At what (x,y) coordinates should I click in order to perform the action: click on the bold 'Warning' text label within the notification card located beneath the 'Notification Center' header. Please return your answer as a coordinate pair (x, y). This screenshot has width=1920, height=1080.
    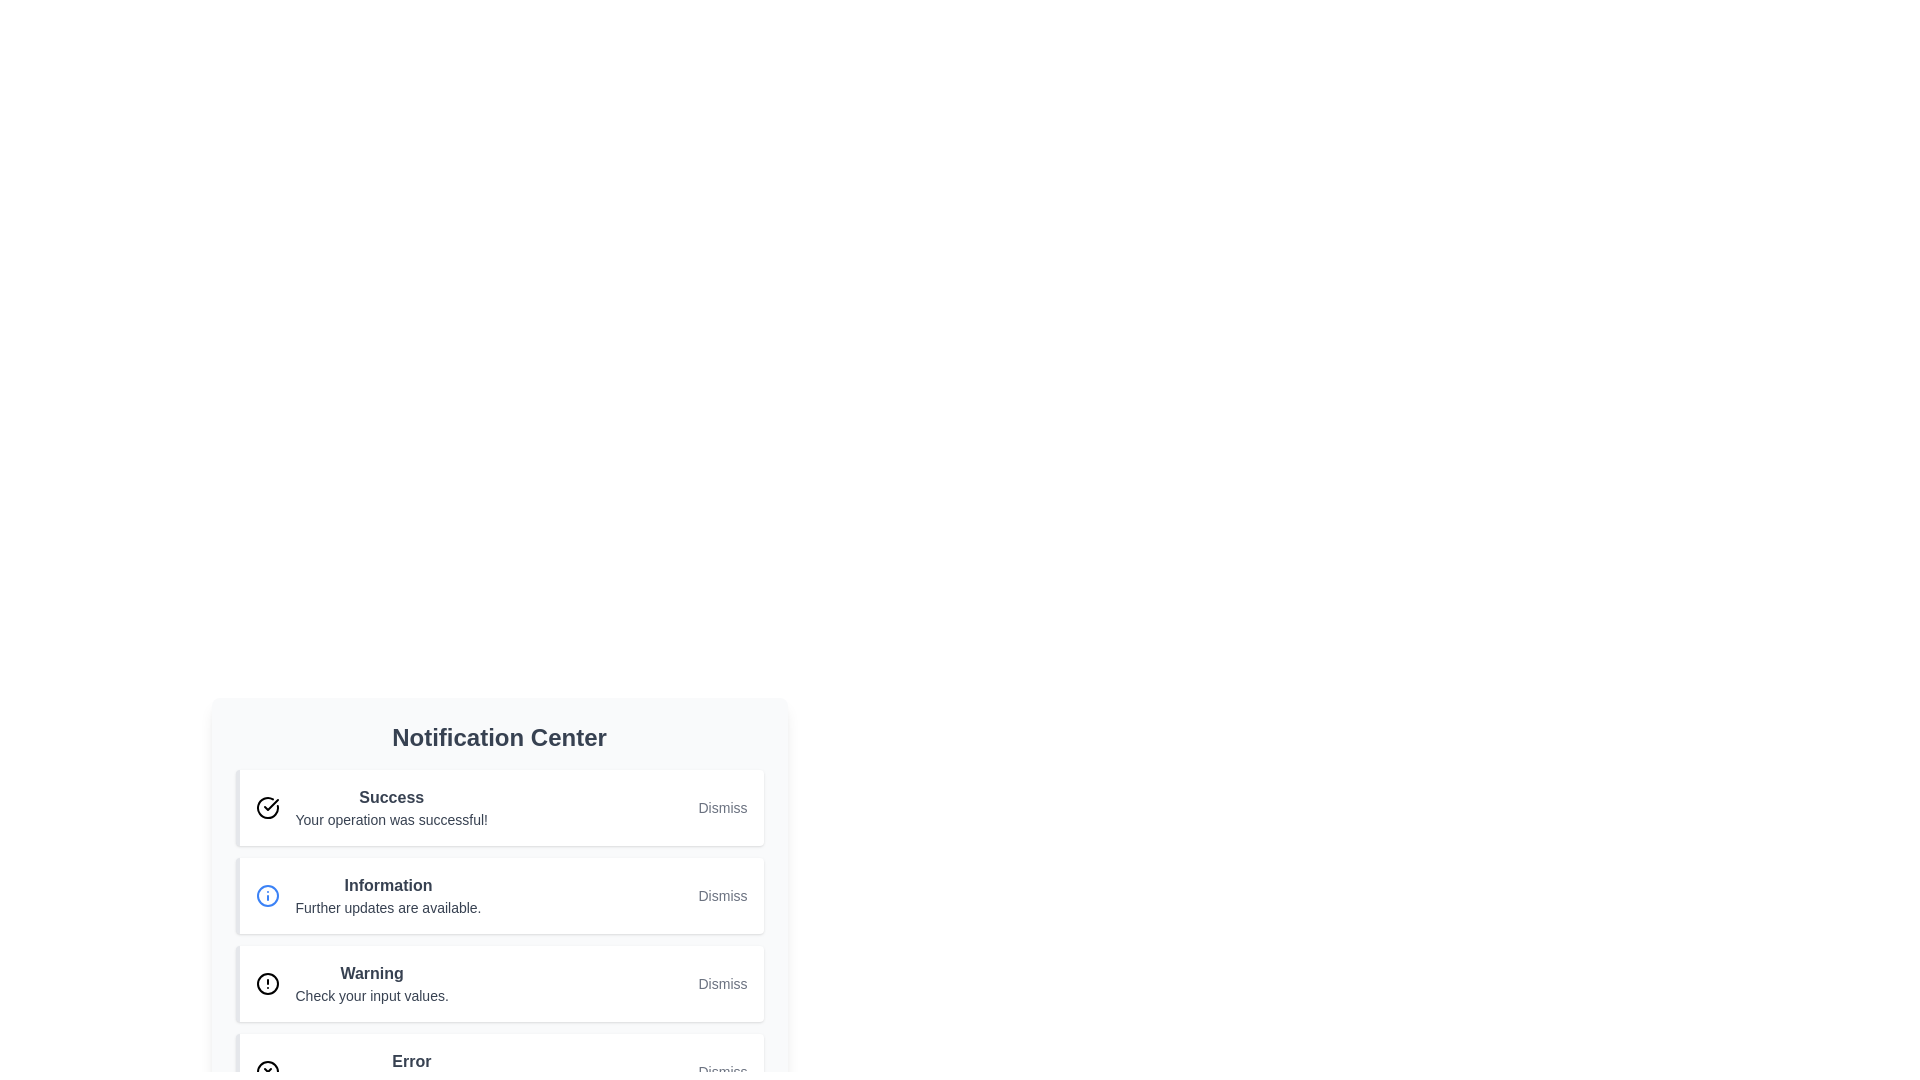
    Looking at the image, I should click on (372, 973).